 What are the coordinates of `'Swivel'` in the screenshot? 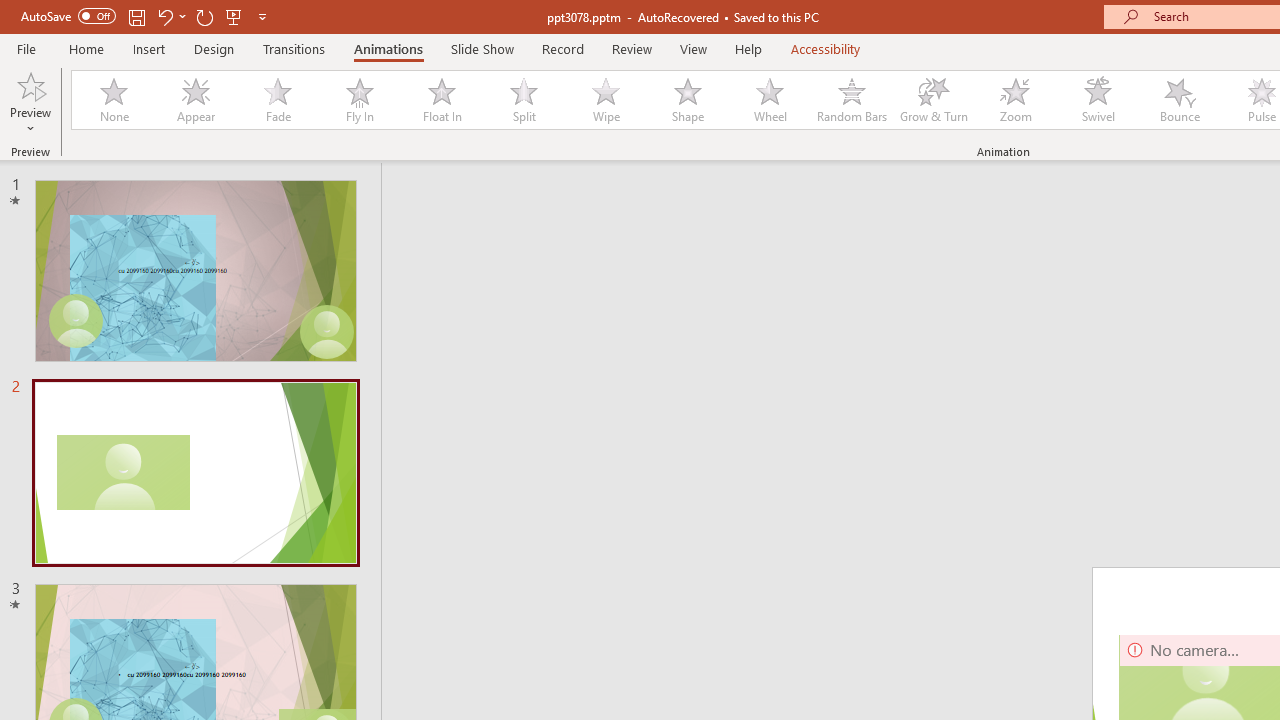 It's located at (1097, 100).